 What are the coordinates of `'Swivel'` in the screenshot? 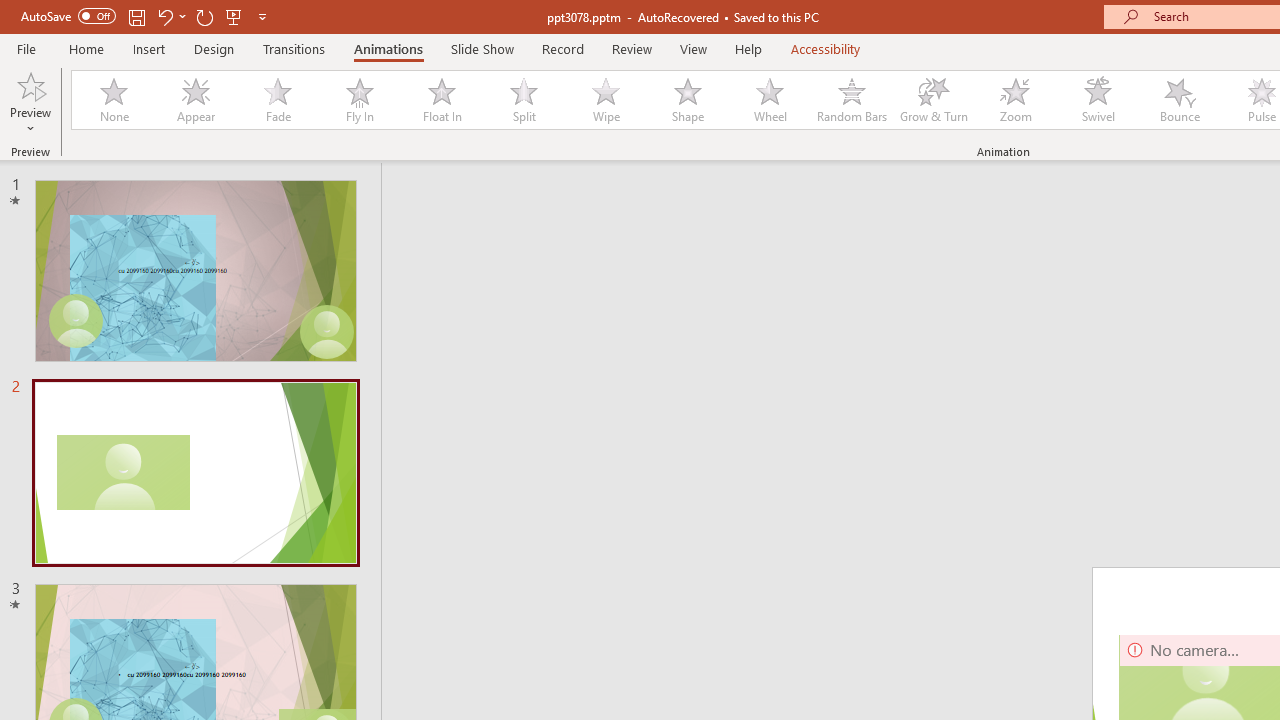 It's located at (1097, 100).